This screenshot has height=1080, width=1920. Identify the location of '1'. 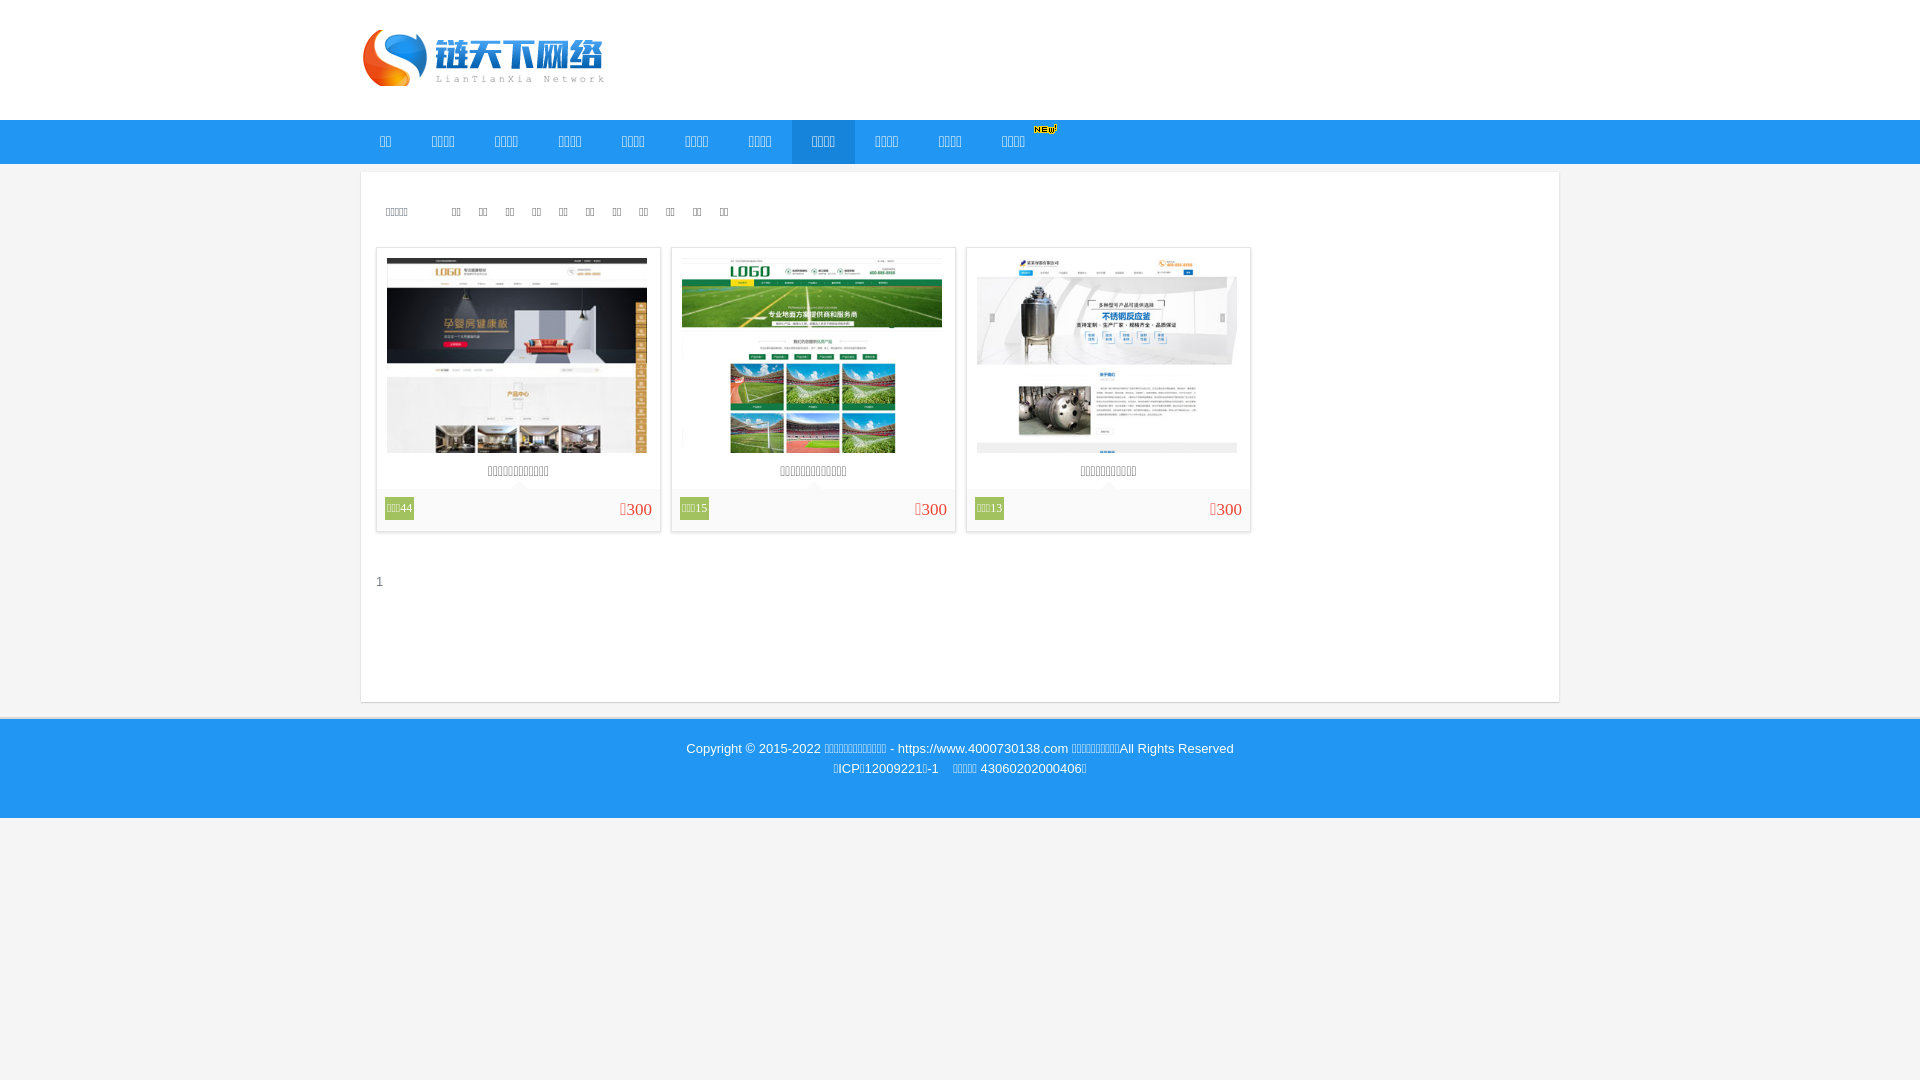
(375, 581).